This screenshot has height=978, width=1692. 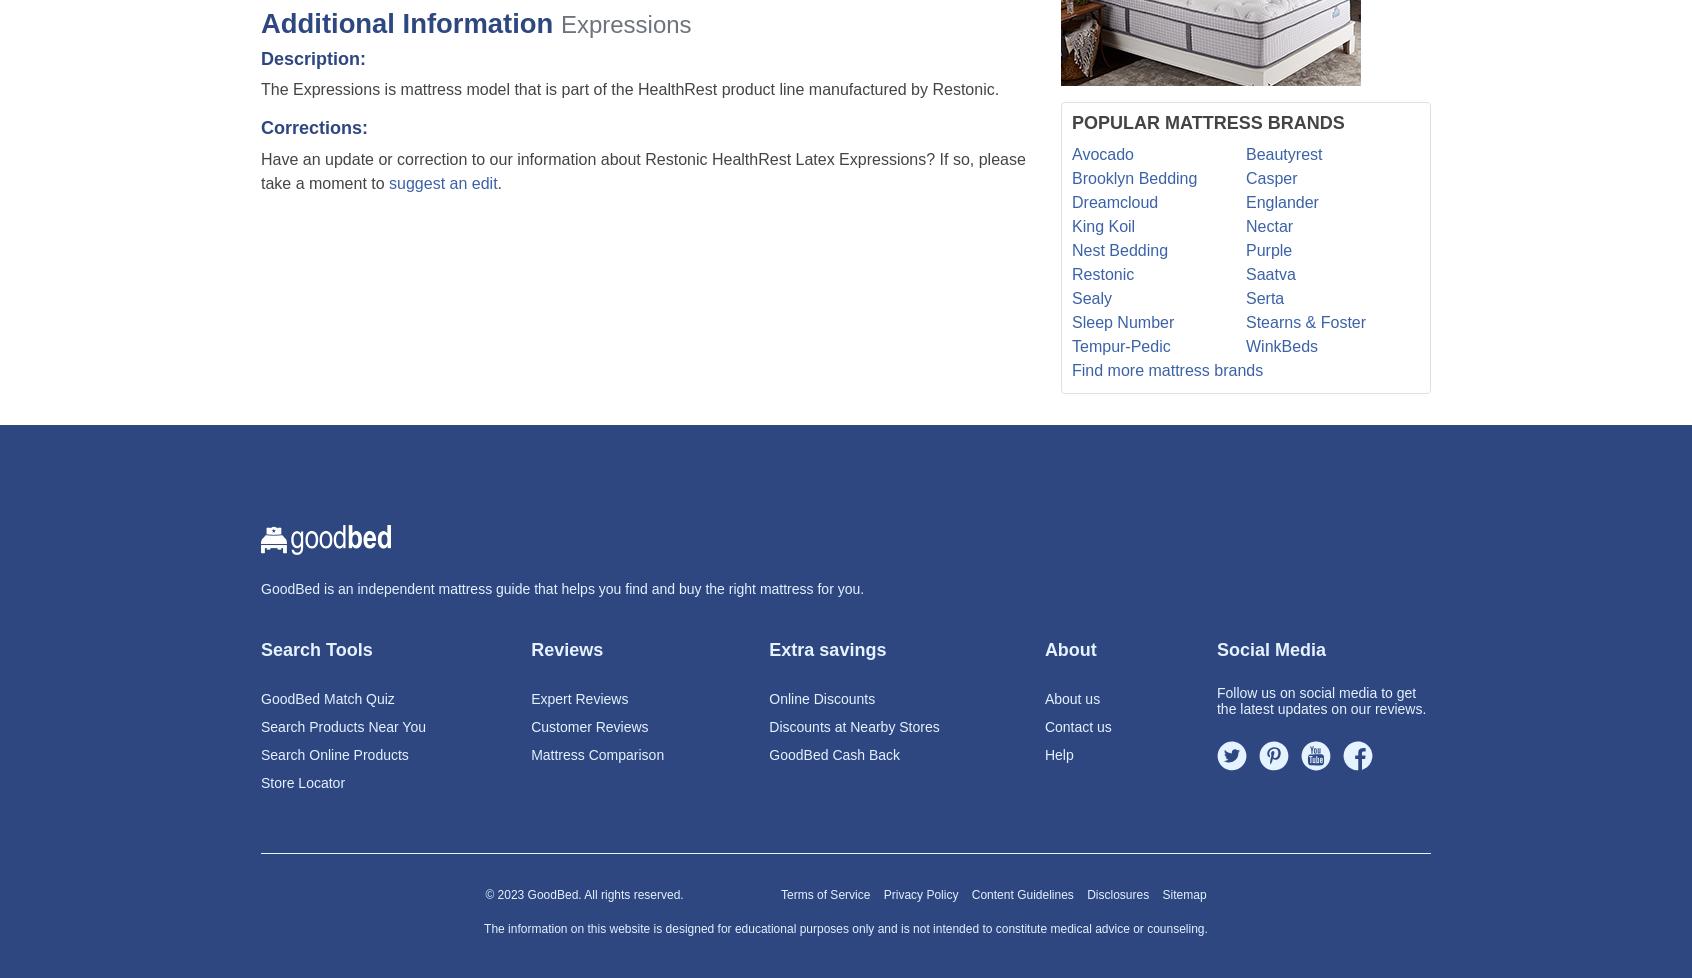 I want to click on 'Social Media', so click(x=1270, y=649).